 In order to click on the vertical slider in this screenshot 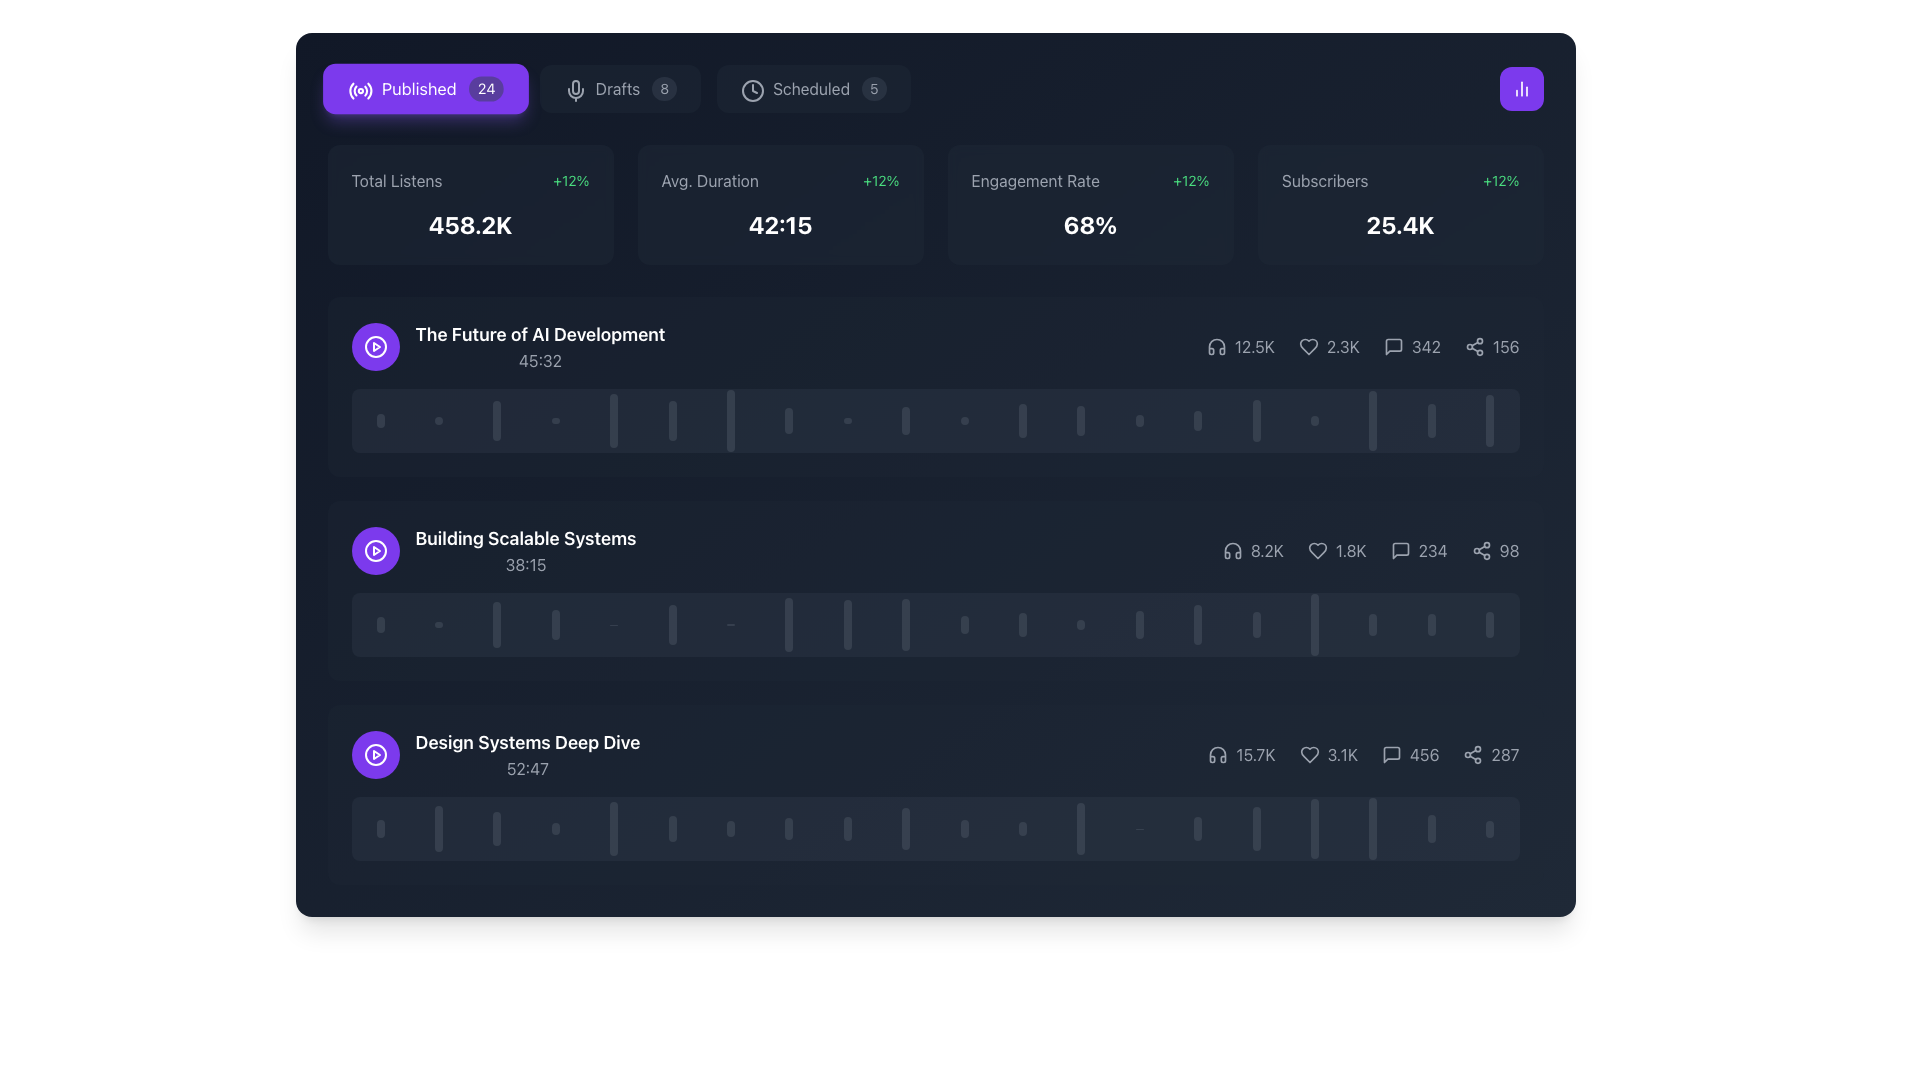, I will do `click(1255, 840)`.